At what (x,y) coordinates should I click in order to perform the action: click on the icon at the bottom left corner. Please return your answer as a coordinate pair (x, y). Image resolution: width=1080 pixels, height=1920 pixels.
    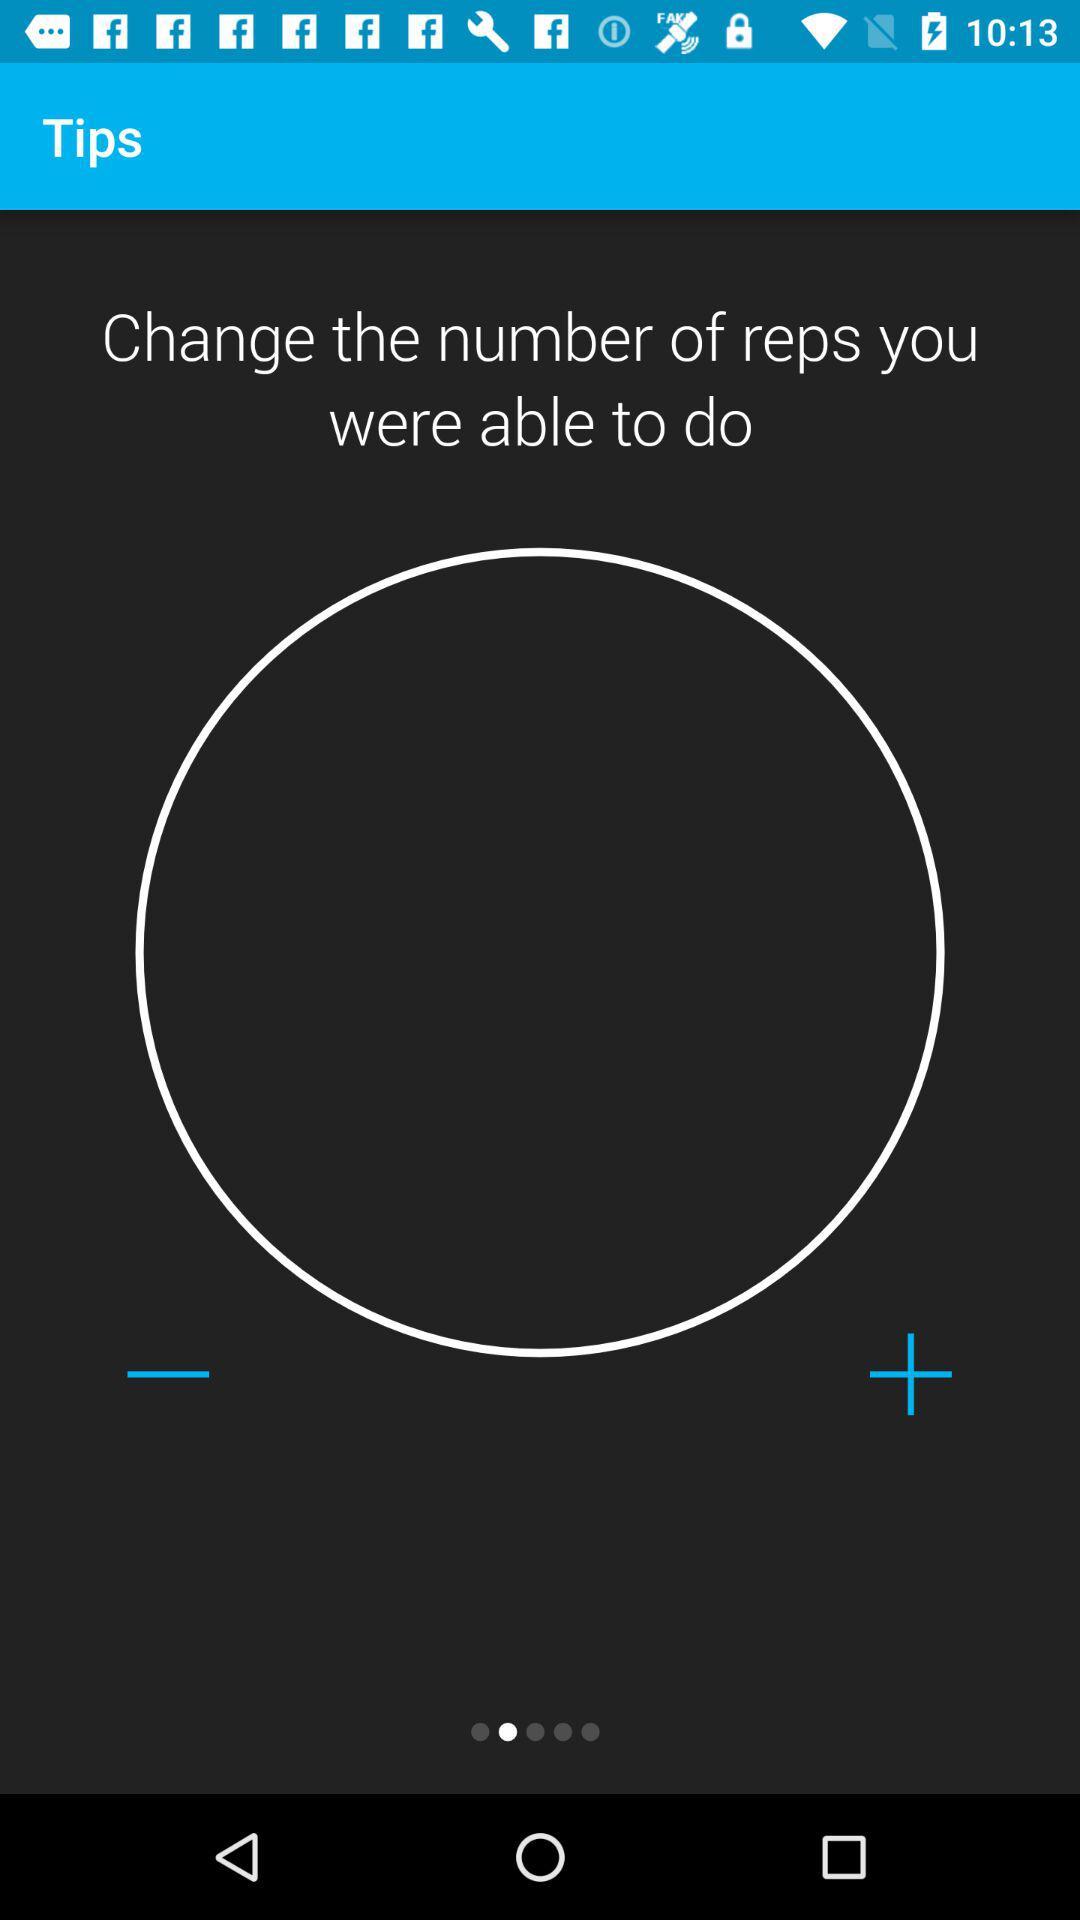
    Looking at the image, I should click on (167, 1373).